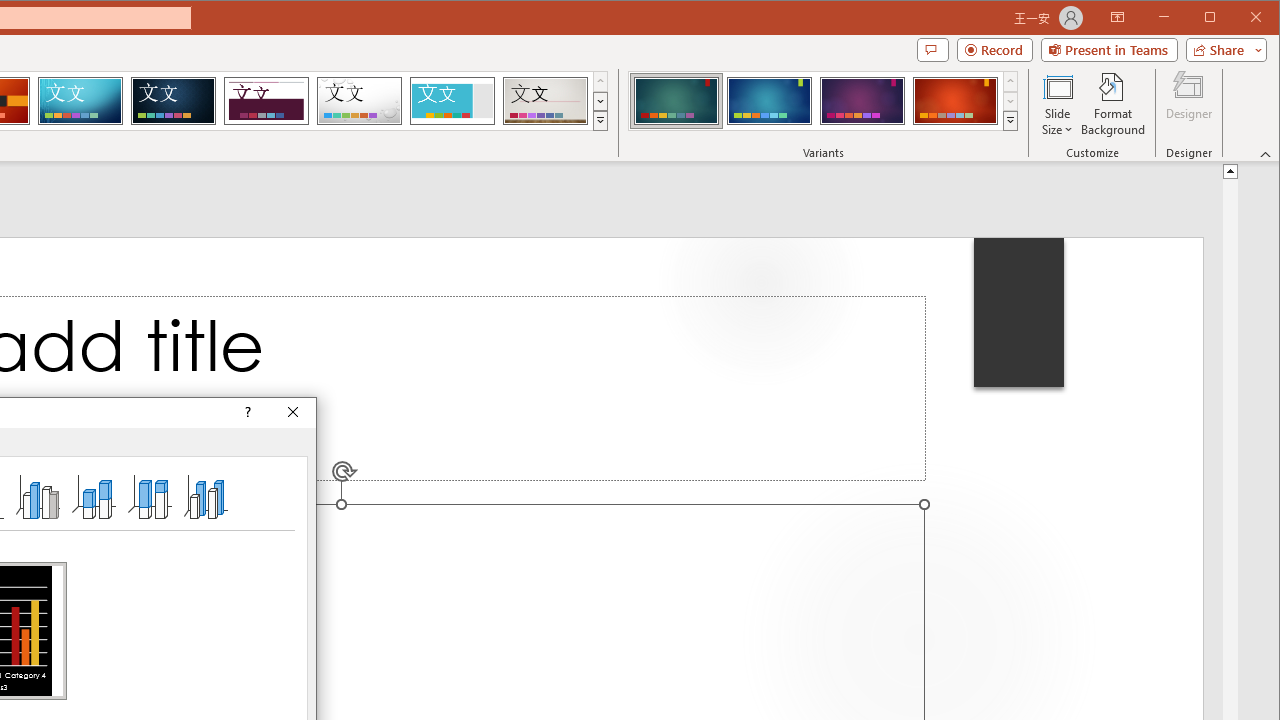 The height and width of the screenshot is (720, 1280). Describe the element at coordinates (1112, 104) in the screenshot. I see `'Format Background'` at that location.